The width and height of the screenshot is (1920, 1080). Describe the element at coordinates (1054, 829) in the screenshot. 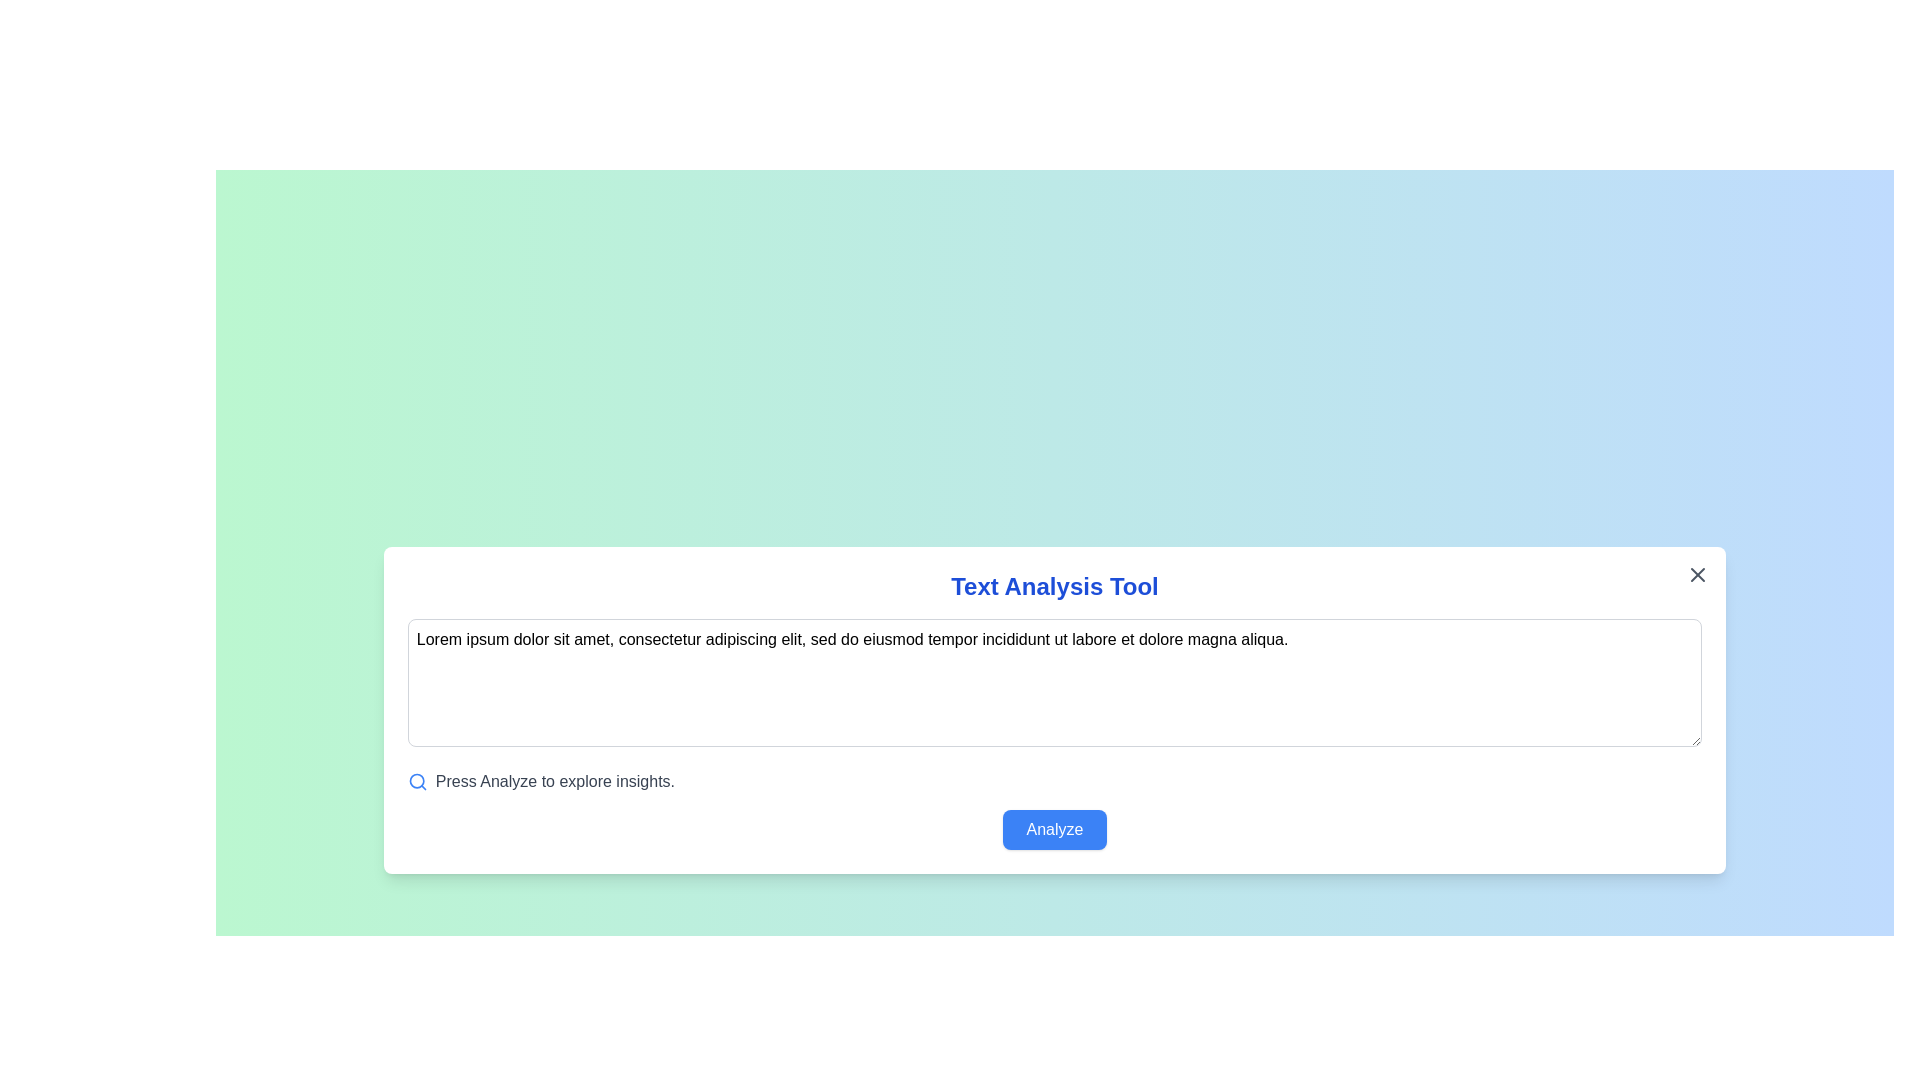

I see `the 'Analyze' button to perform the analysis` at that location.